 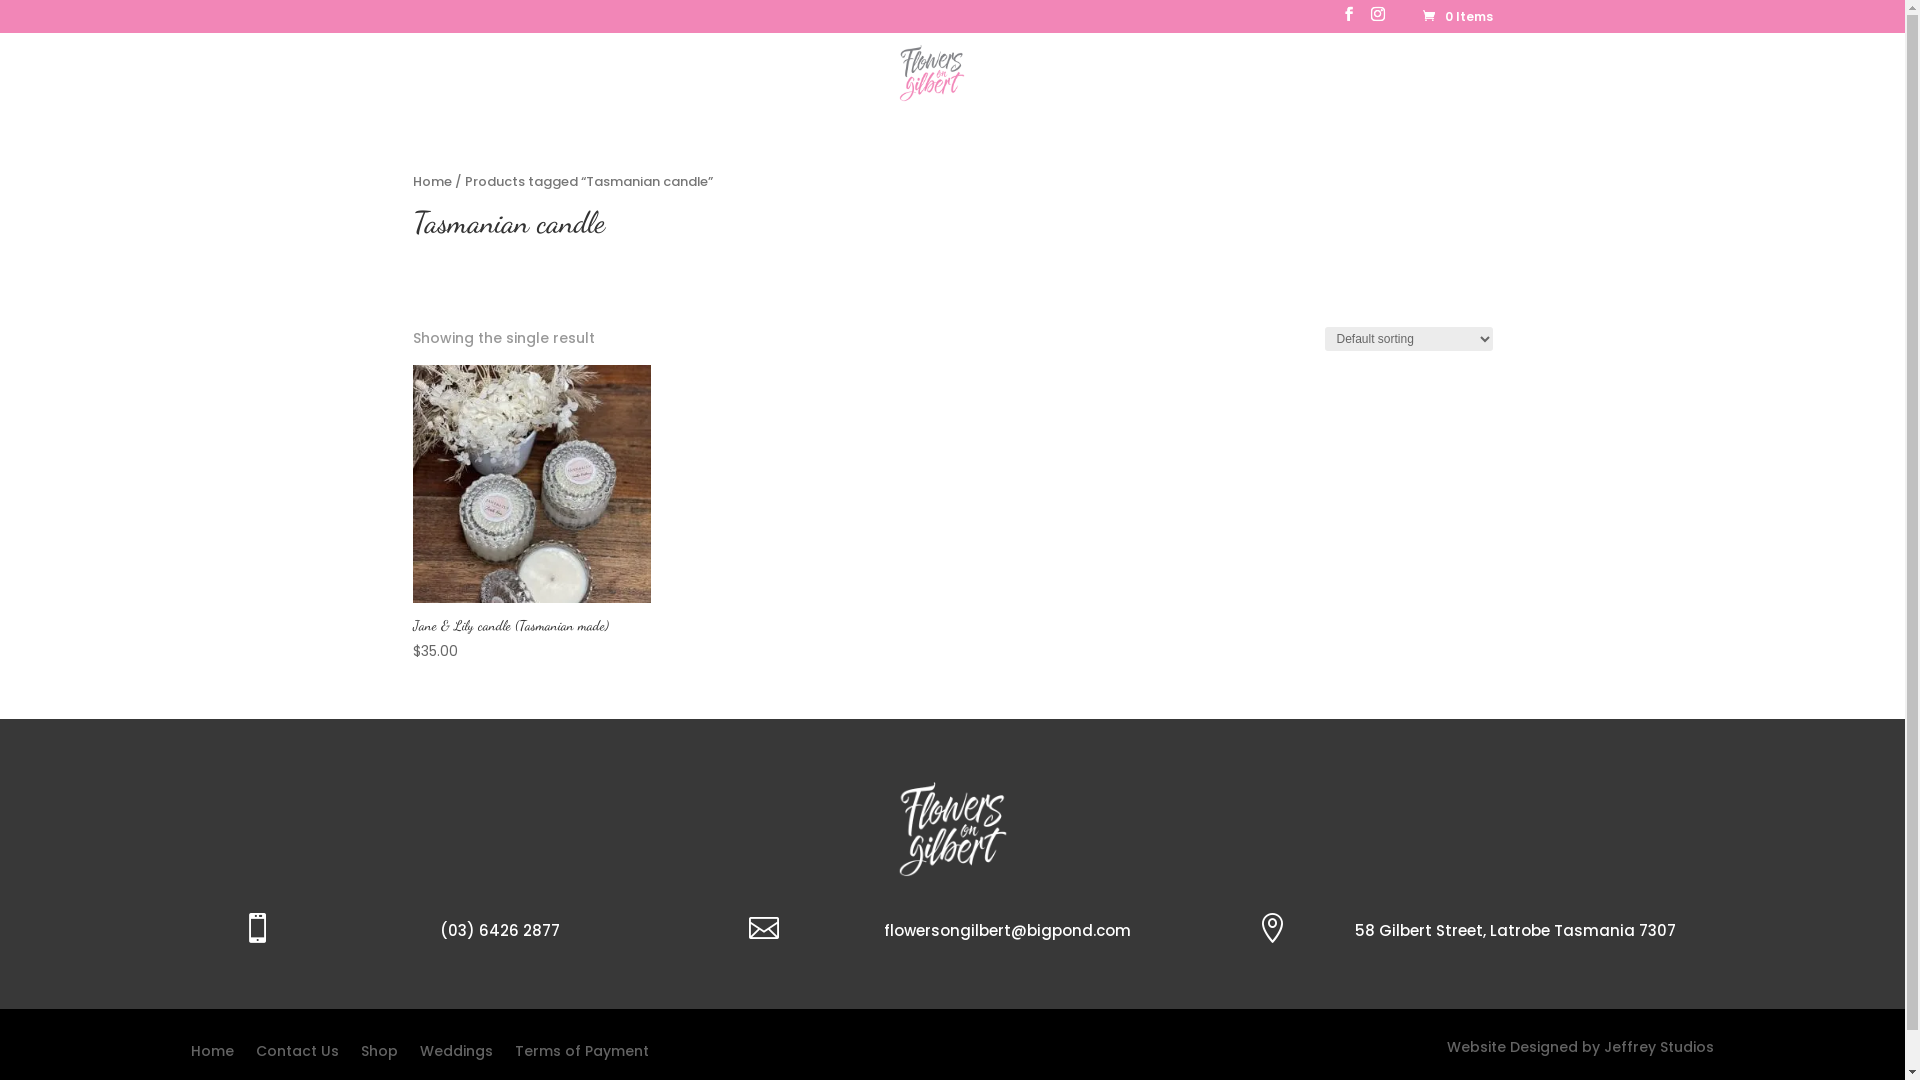 I want to click on 'Terms of Payment', so click(x=579, y=1054).